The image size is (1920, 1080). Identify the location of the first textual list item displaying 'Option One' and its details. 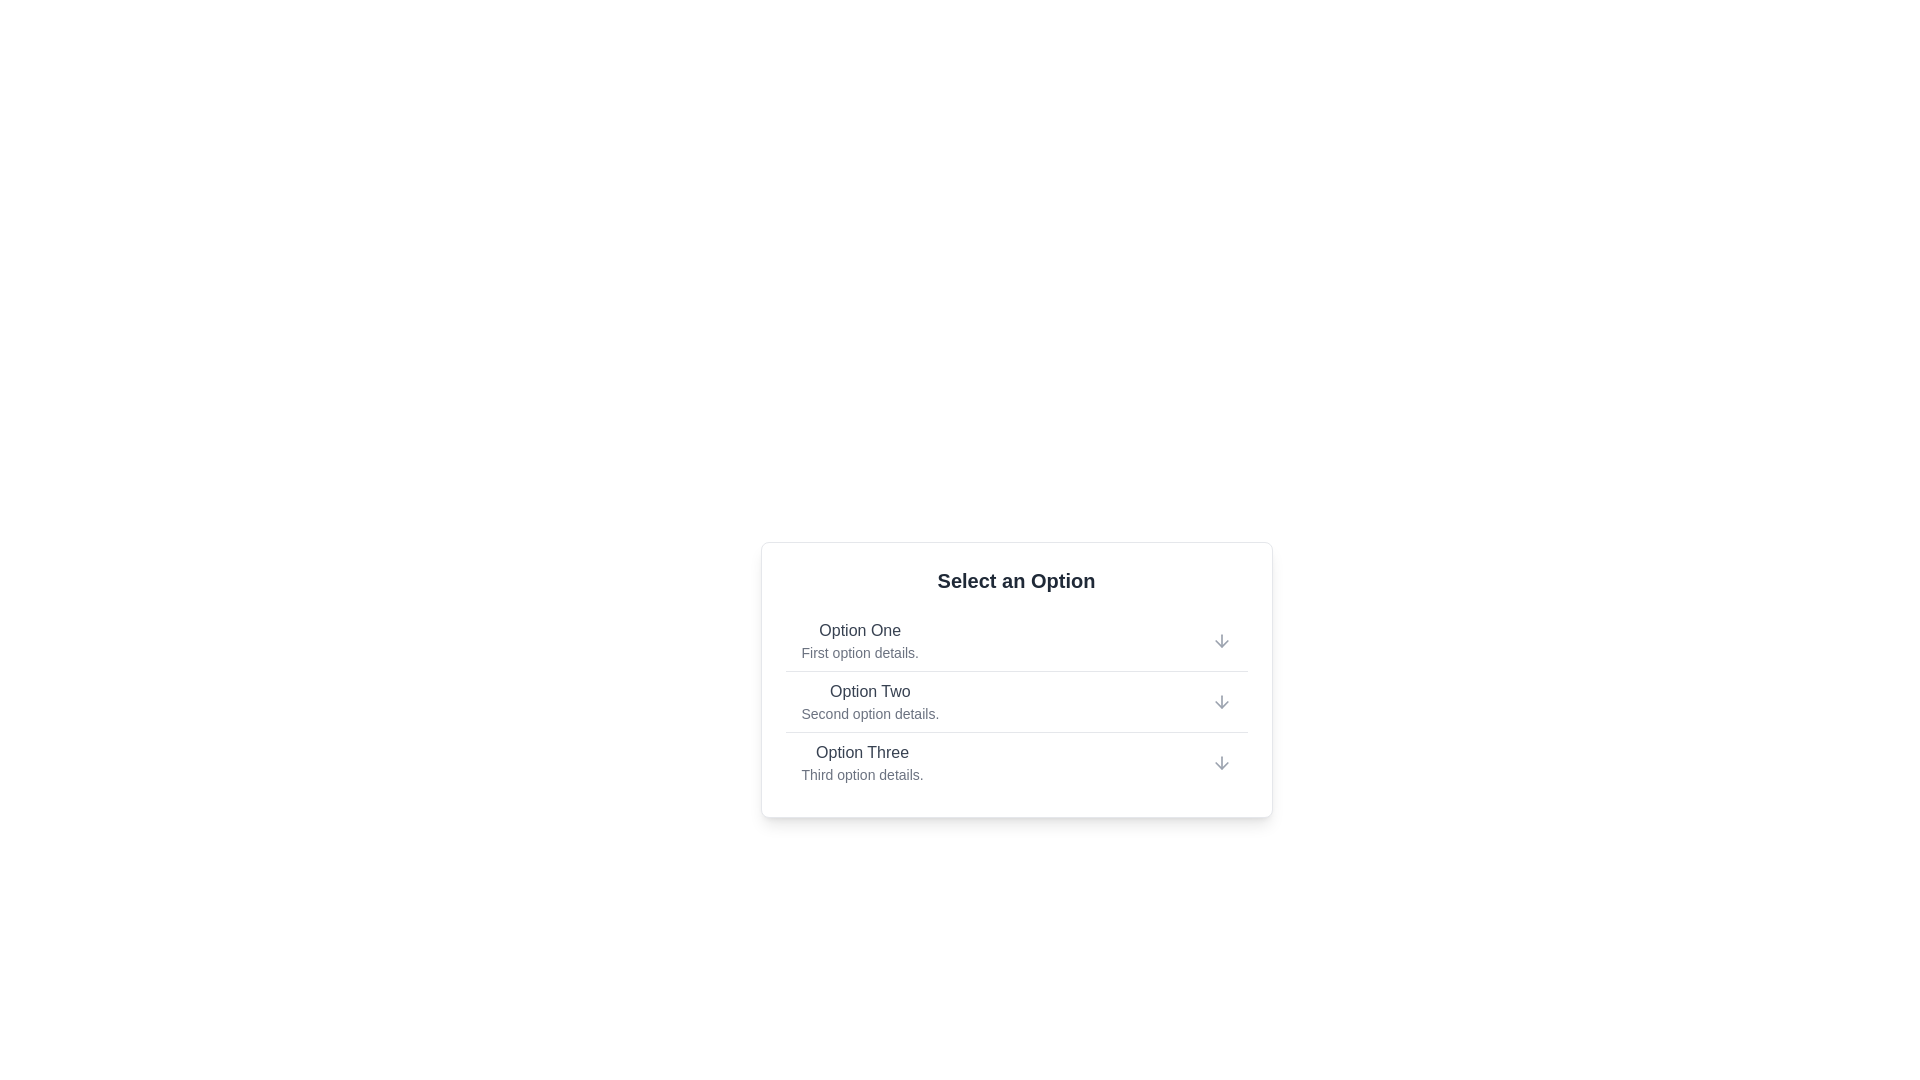
(860, 640).